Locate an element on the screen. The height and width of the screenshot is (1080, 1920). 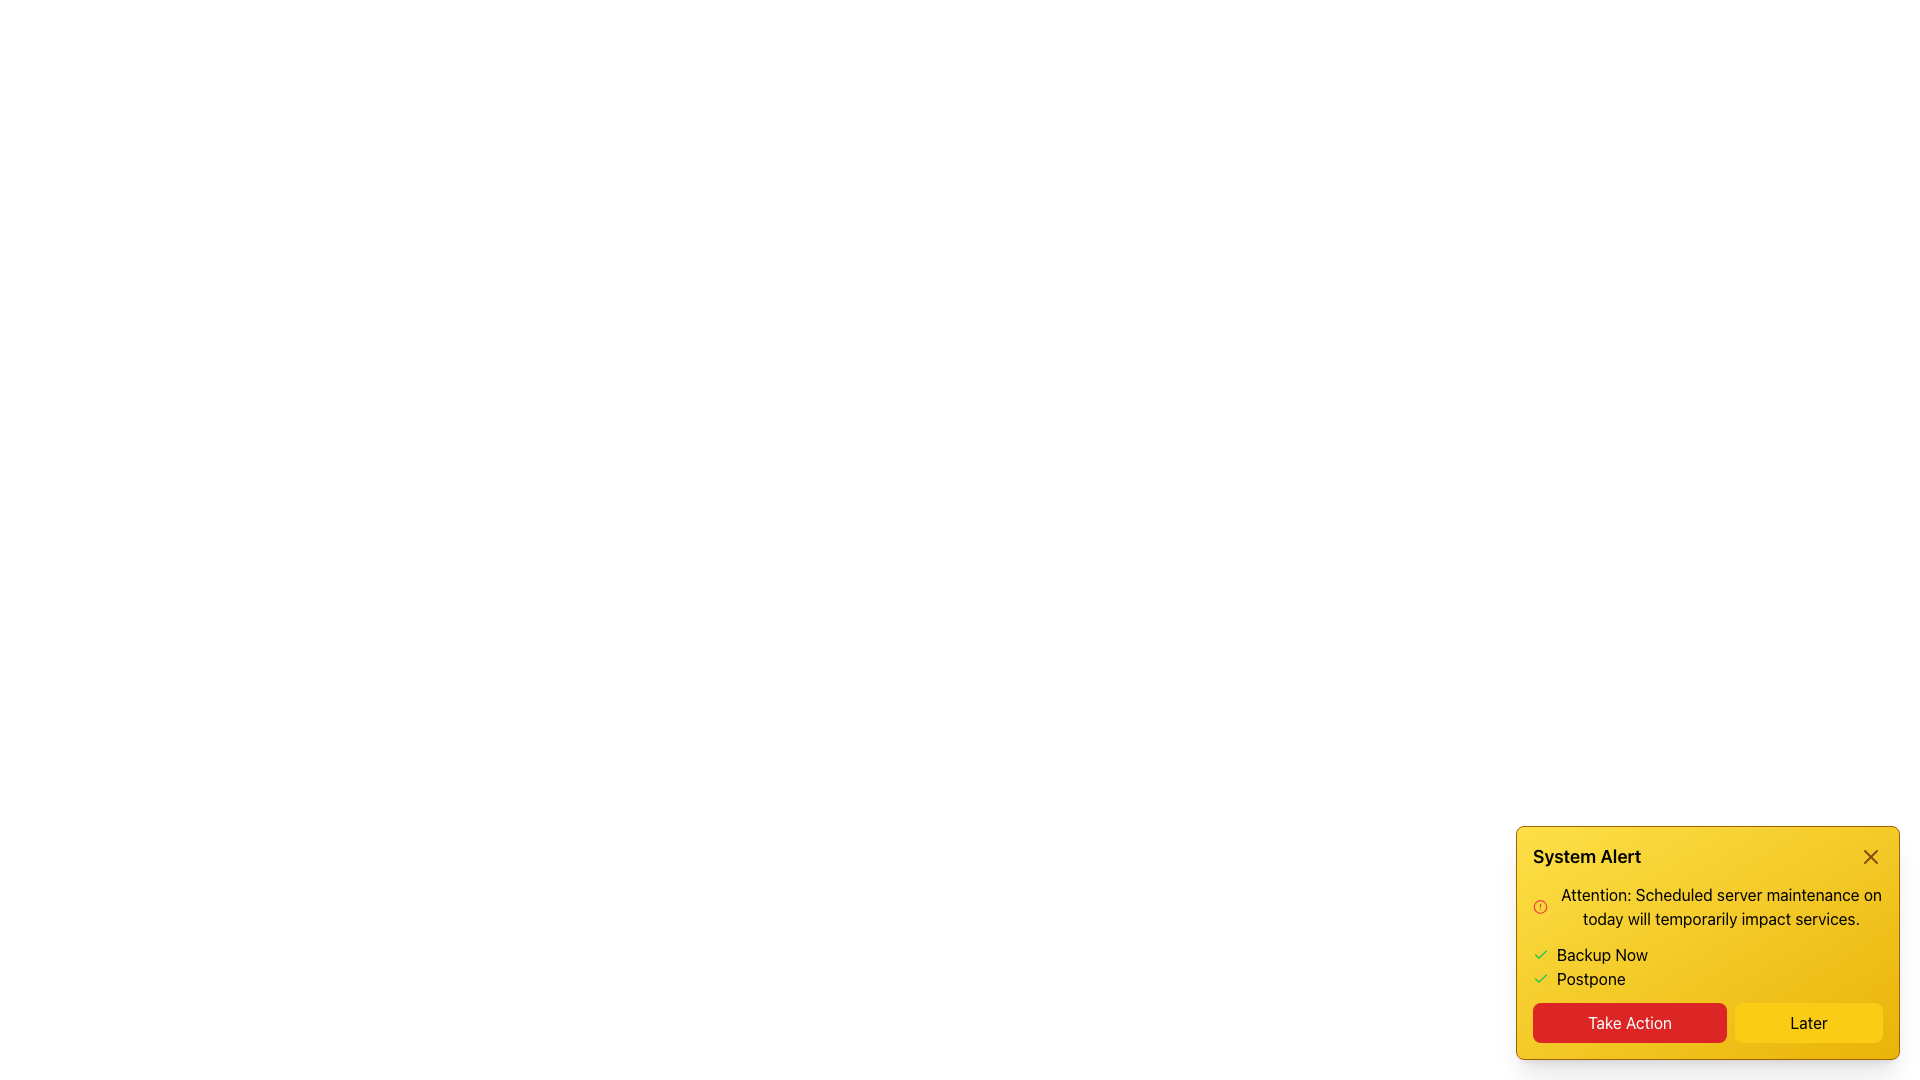
the close button located in the top-right corner of the 'System Alert' notification panel is located at coordinates (1870, 855).